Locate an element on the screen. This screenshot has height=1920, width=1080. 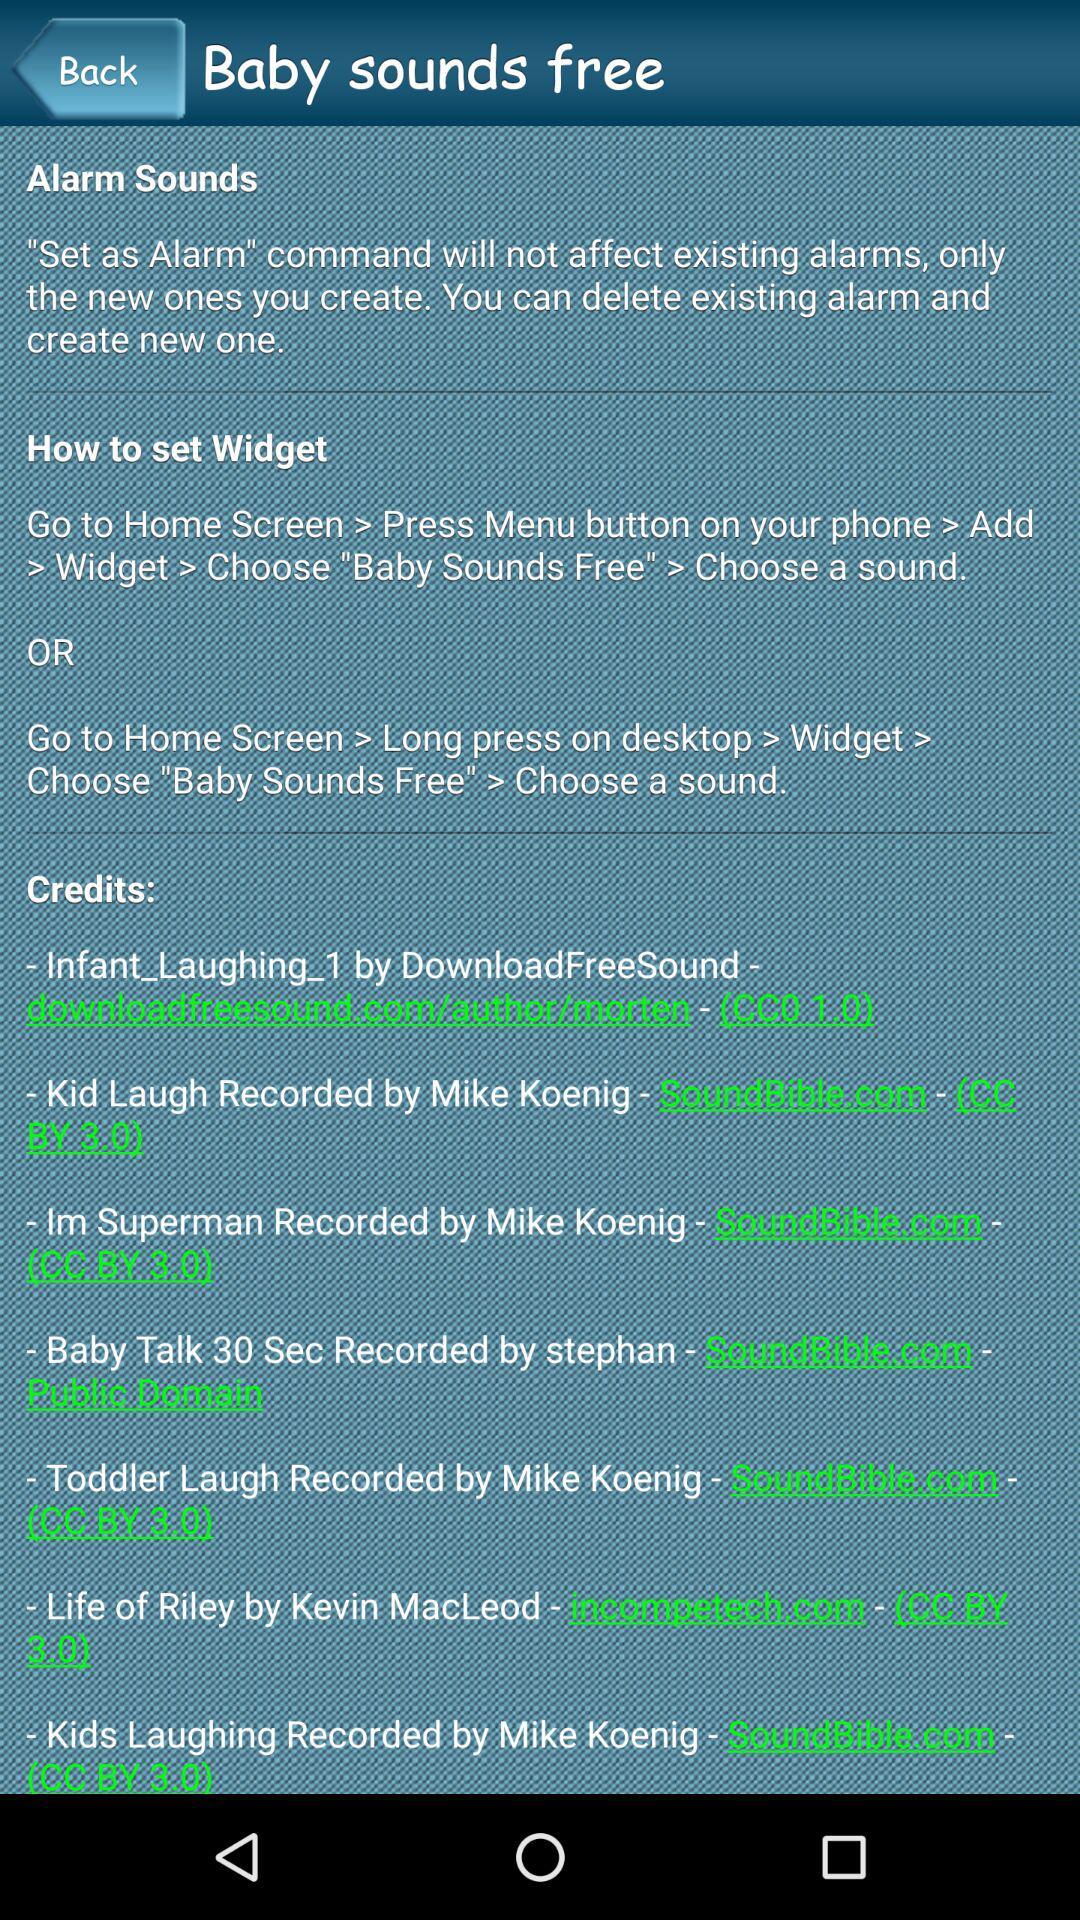
the icon at the bottom is located at coordinates (540, 1365).